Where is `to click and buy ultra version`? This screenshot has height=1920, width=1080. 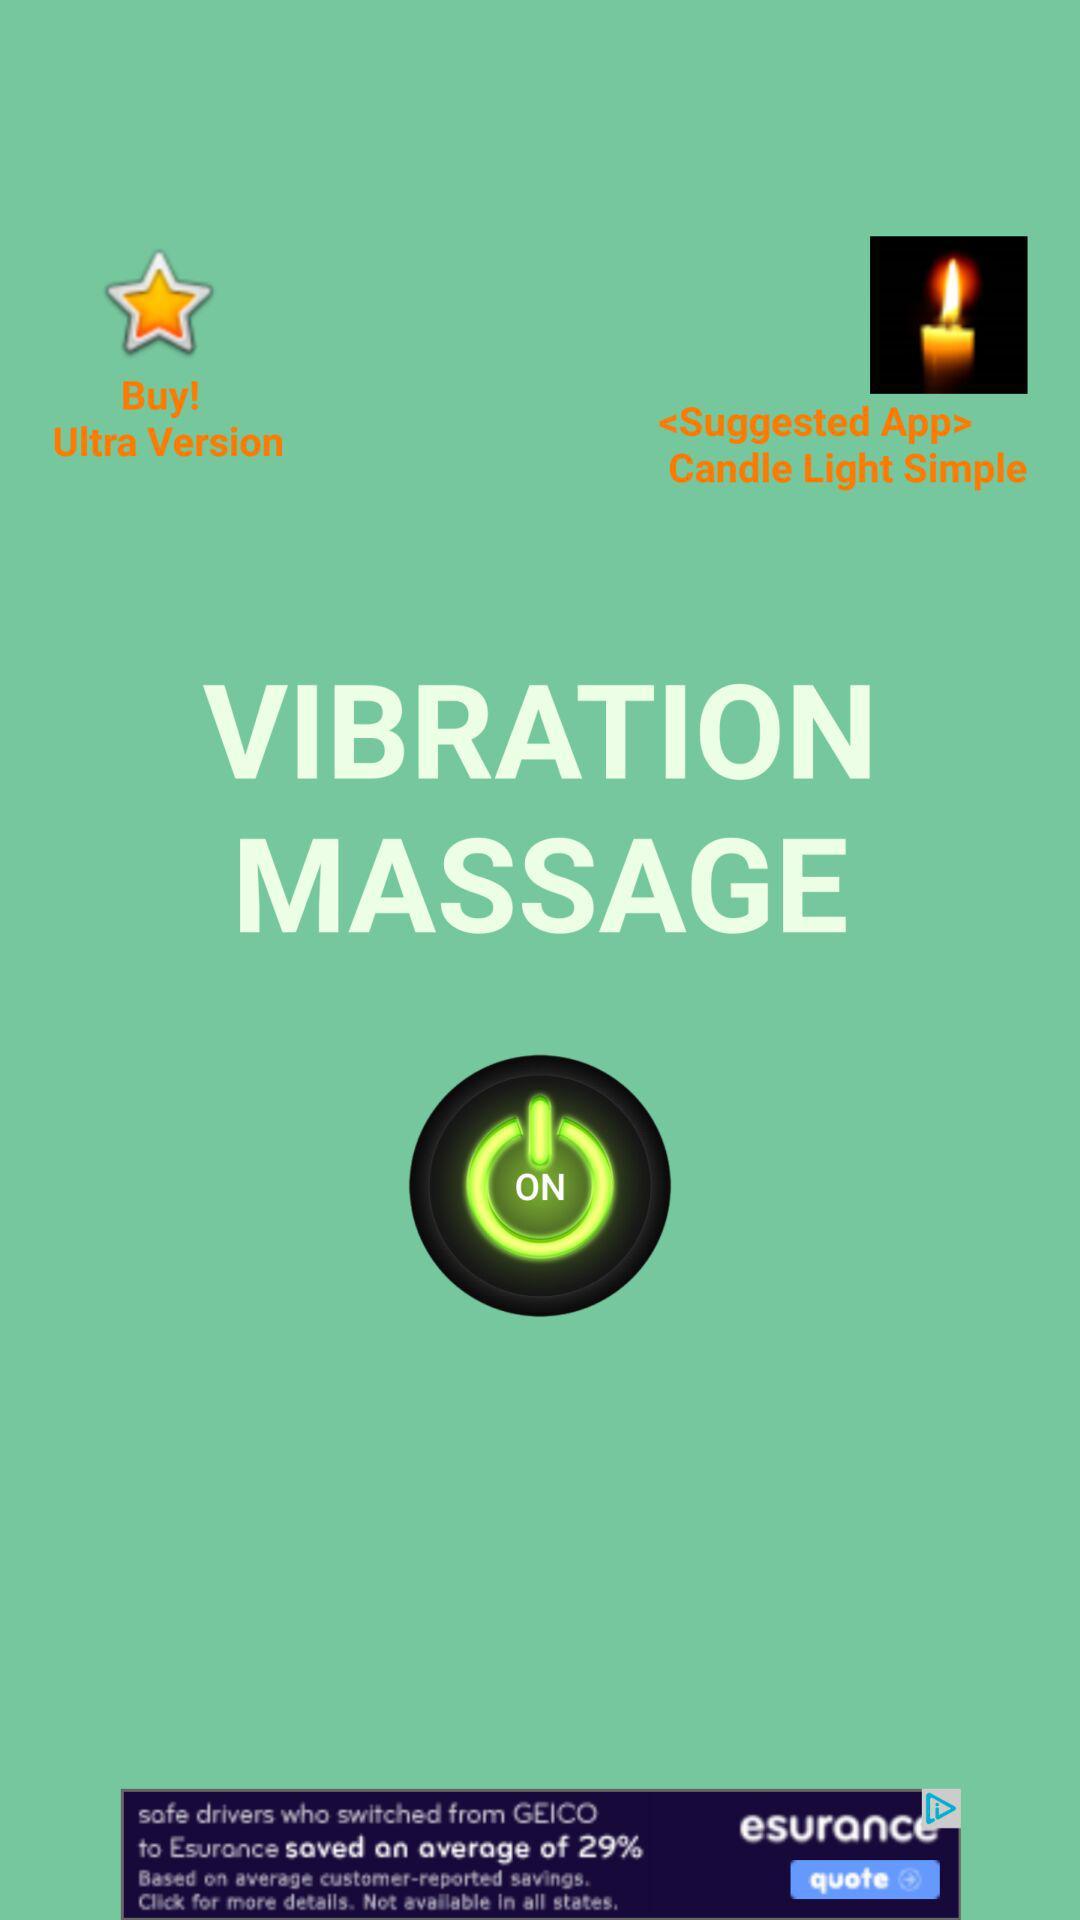 to click and buy ultra version is located at coordinates (156, 300).